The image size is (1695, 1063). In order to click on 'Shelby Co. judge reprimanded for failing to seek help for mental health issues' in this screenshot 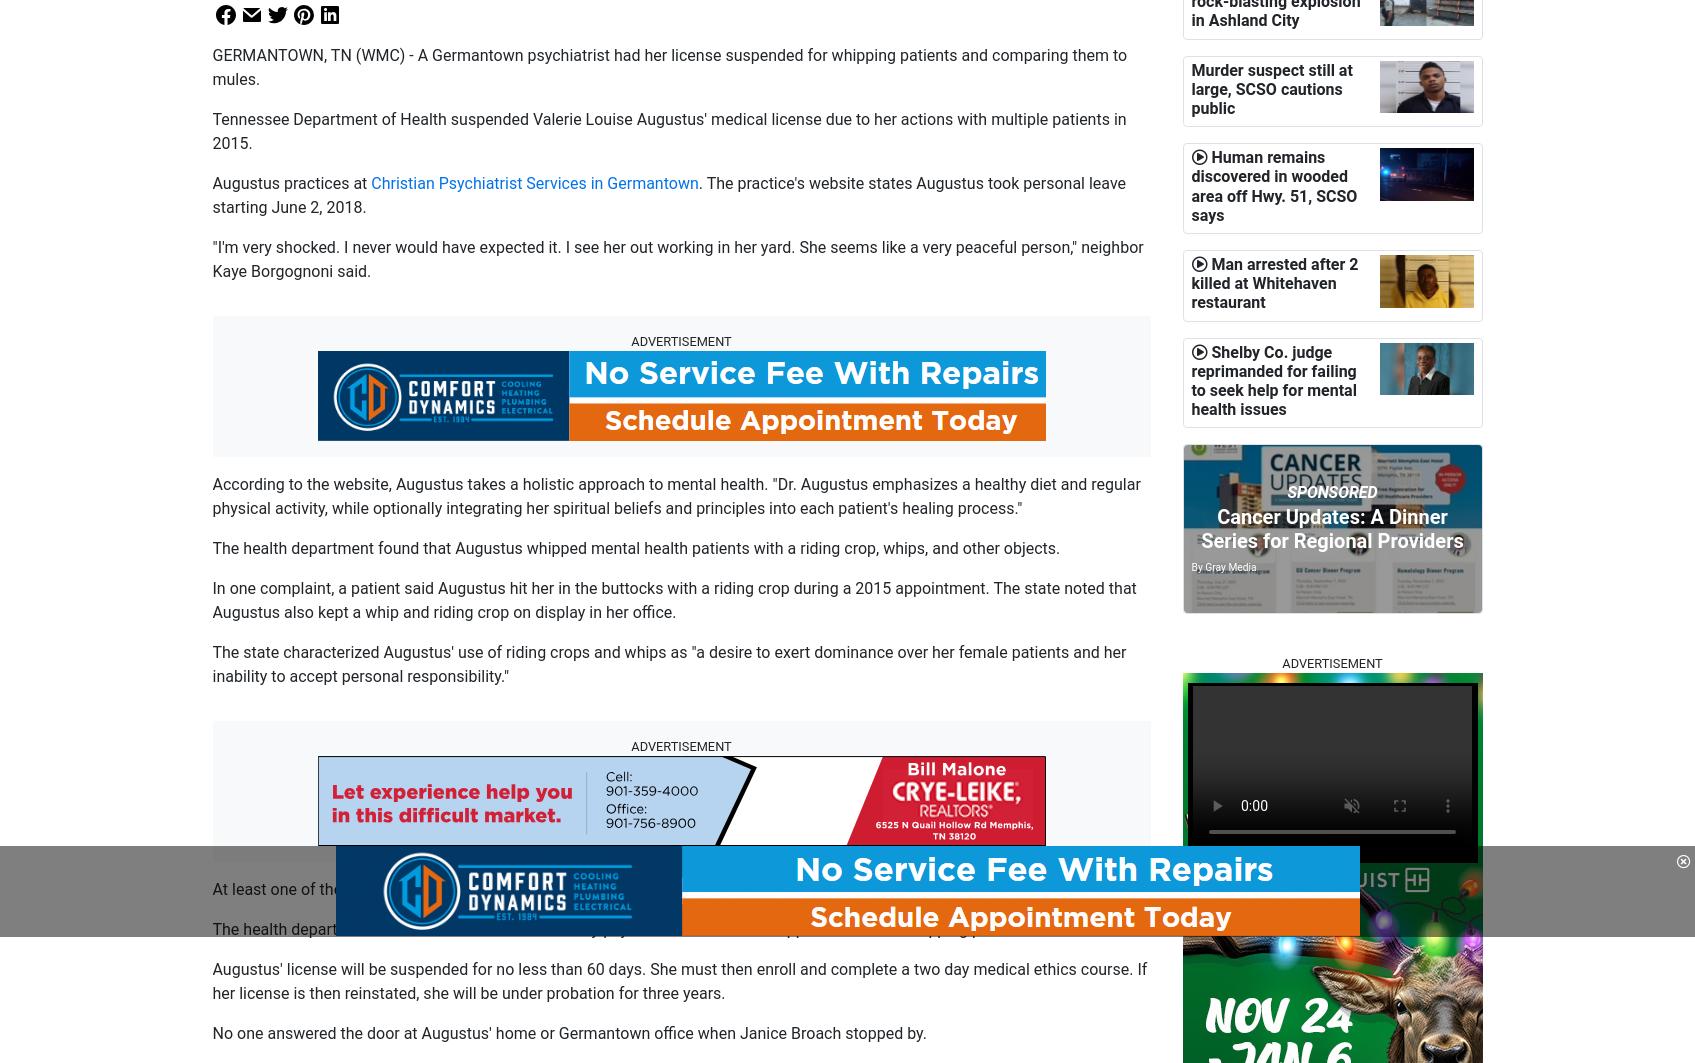, I will do `click(1191, 380)`.